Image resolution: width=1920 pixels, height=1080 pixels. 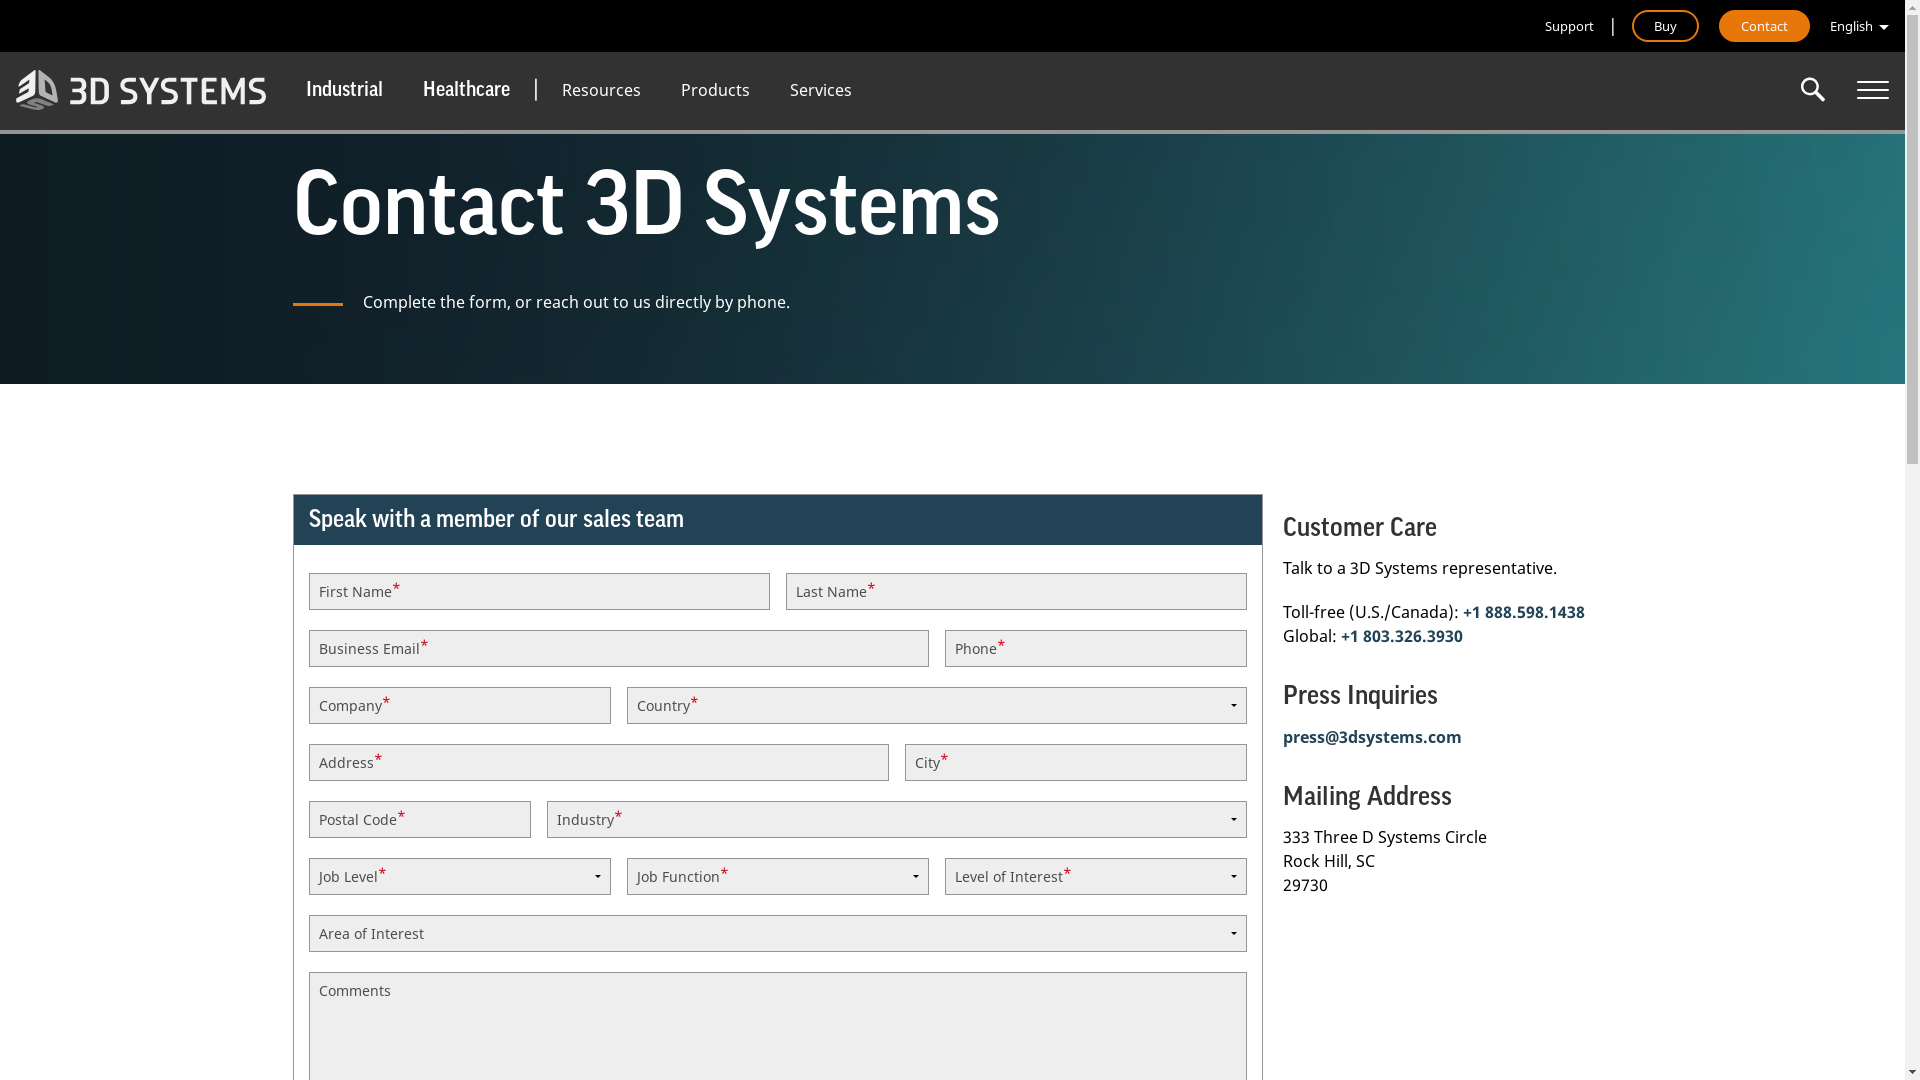 What do you see at coordinates (1858, 27) in the screenshot?
I see `'English'` at bounding box center [1858, 27].